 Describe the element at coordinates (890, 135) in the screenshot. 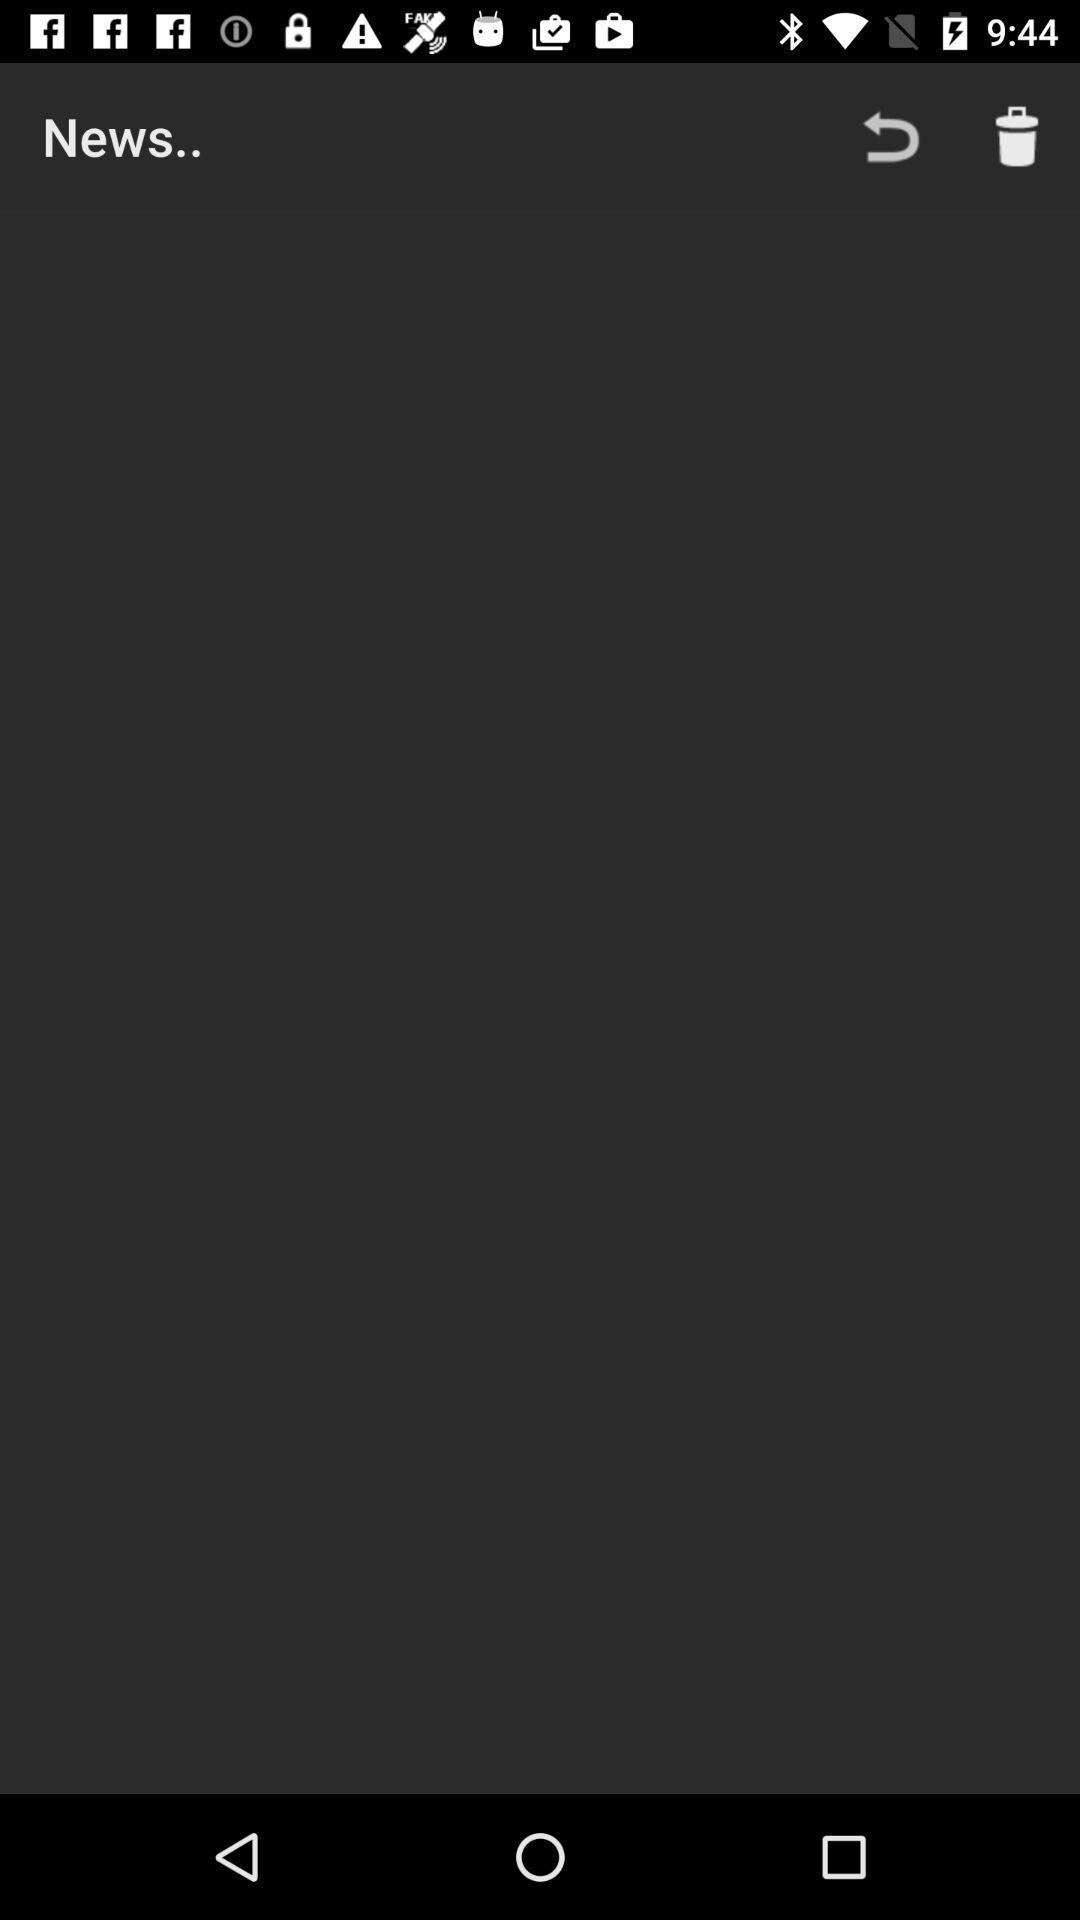

I see `the app next to the news.. item` at that location.